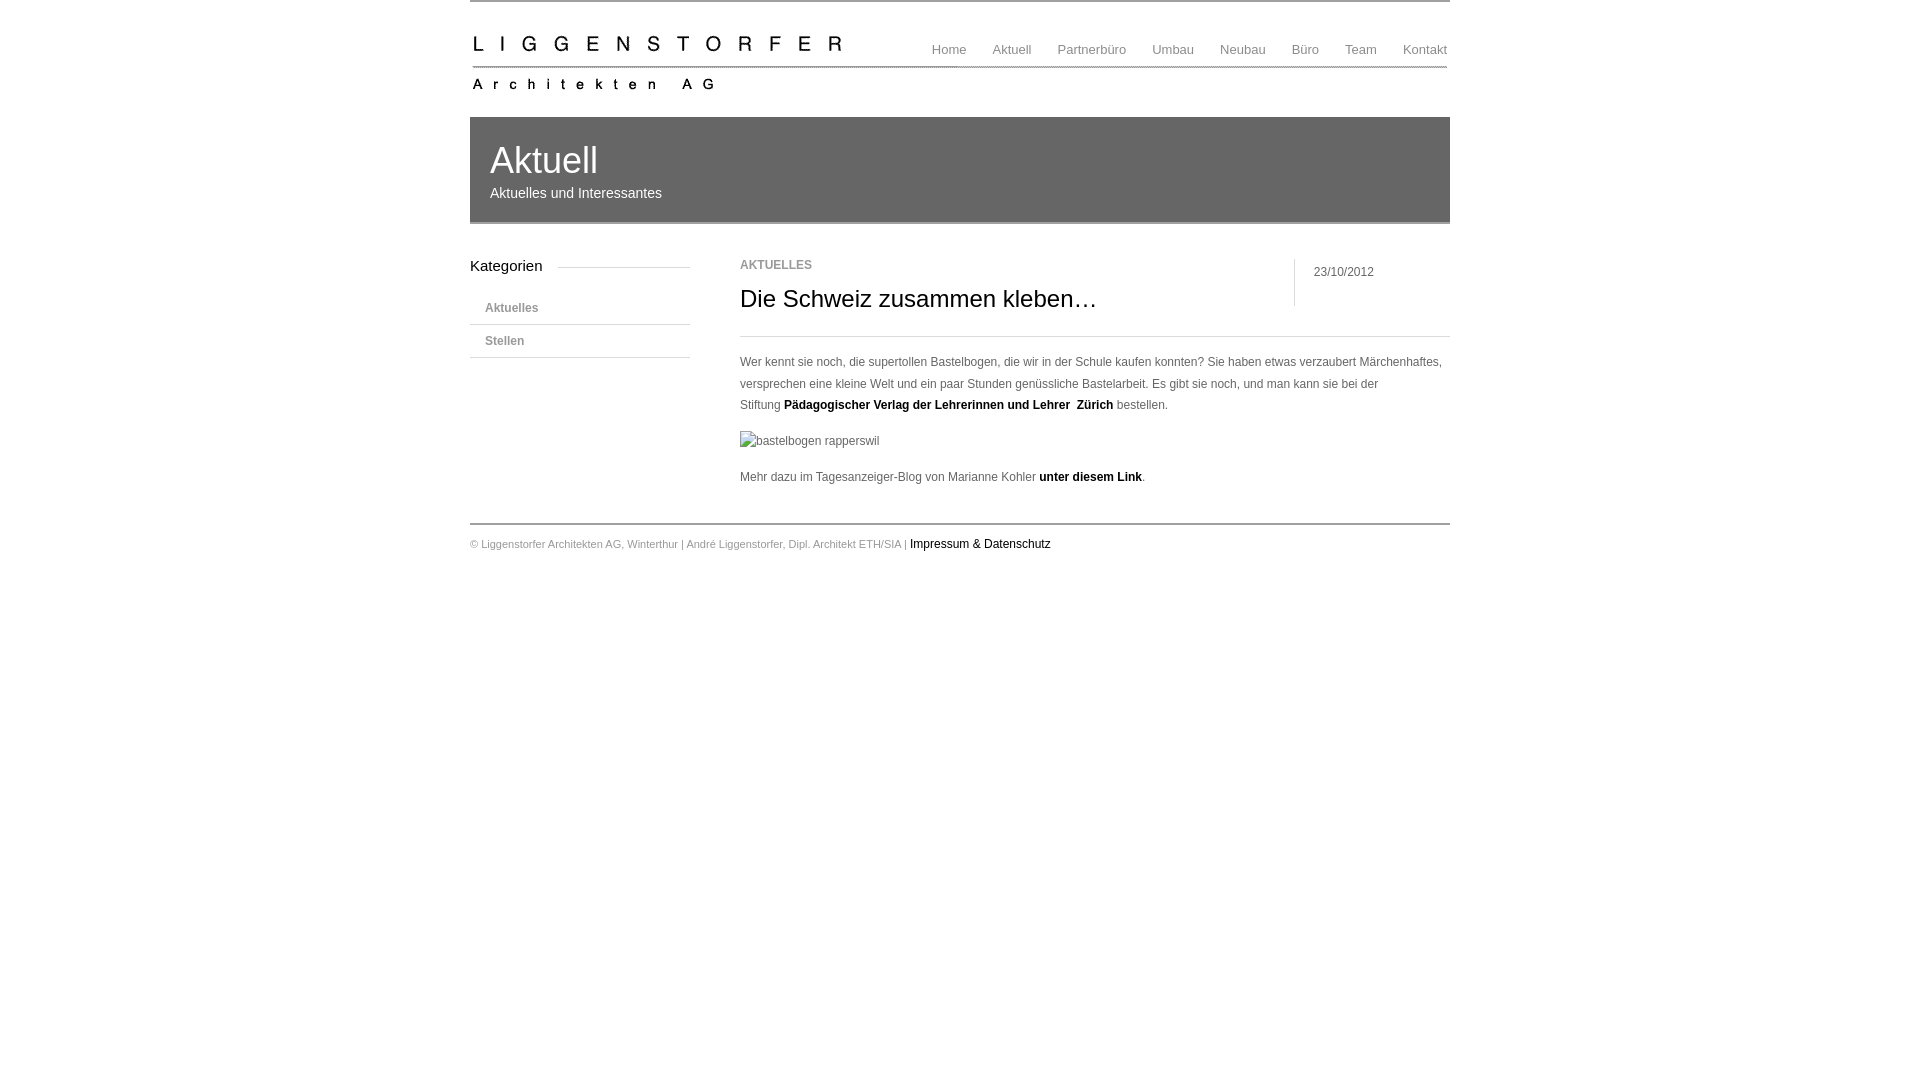  What do you see at coordinates (1242, 33) in the screenshot?
I see `'Neubau'` at bounding box center [1242, 33].